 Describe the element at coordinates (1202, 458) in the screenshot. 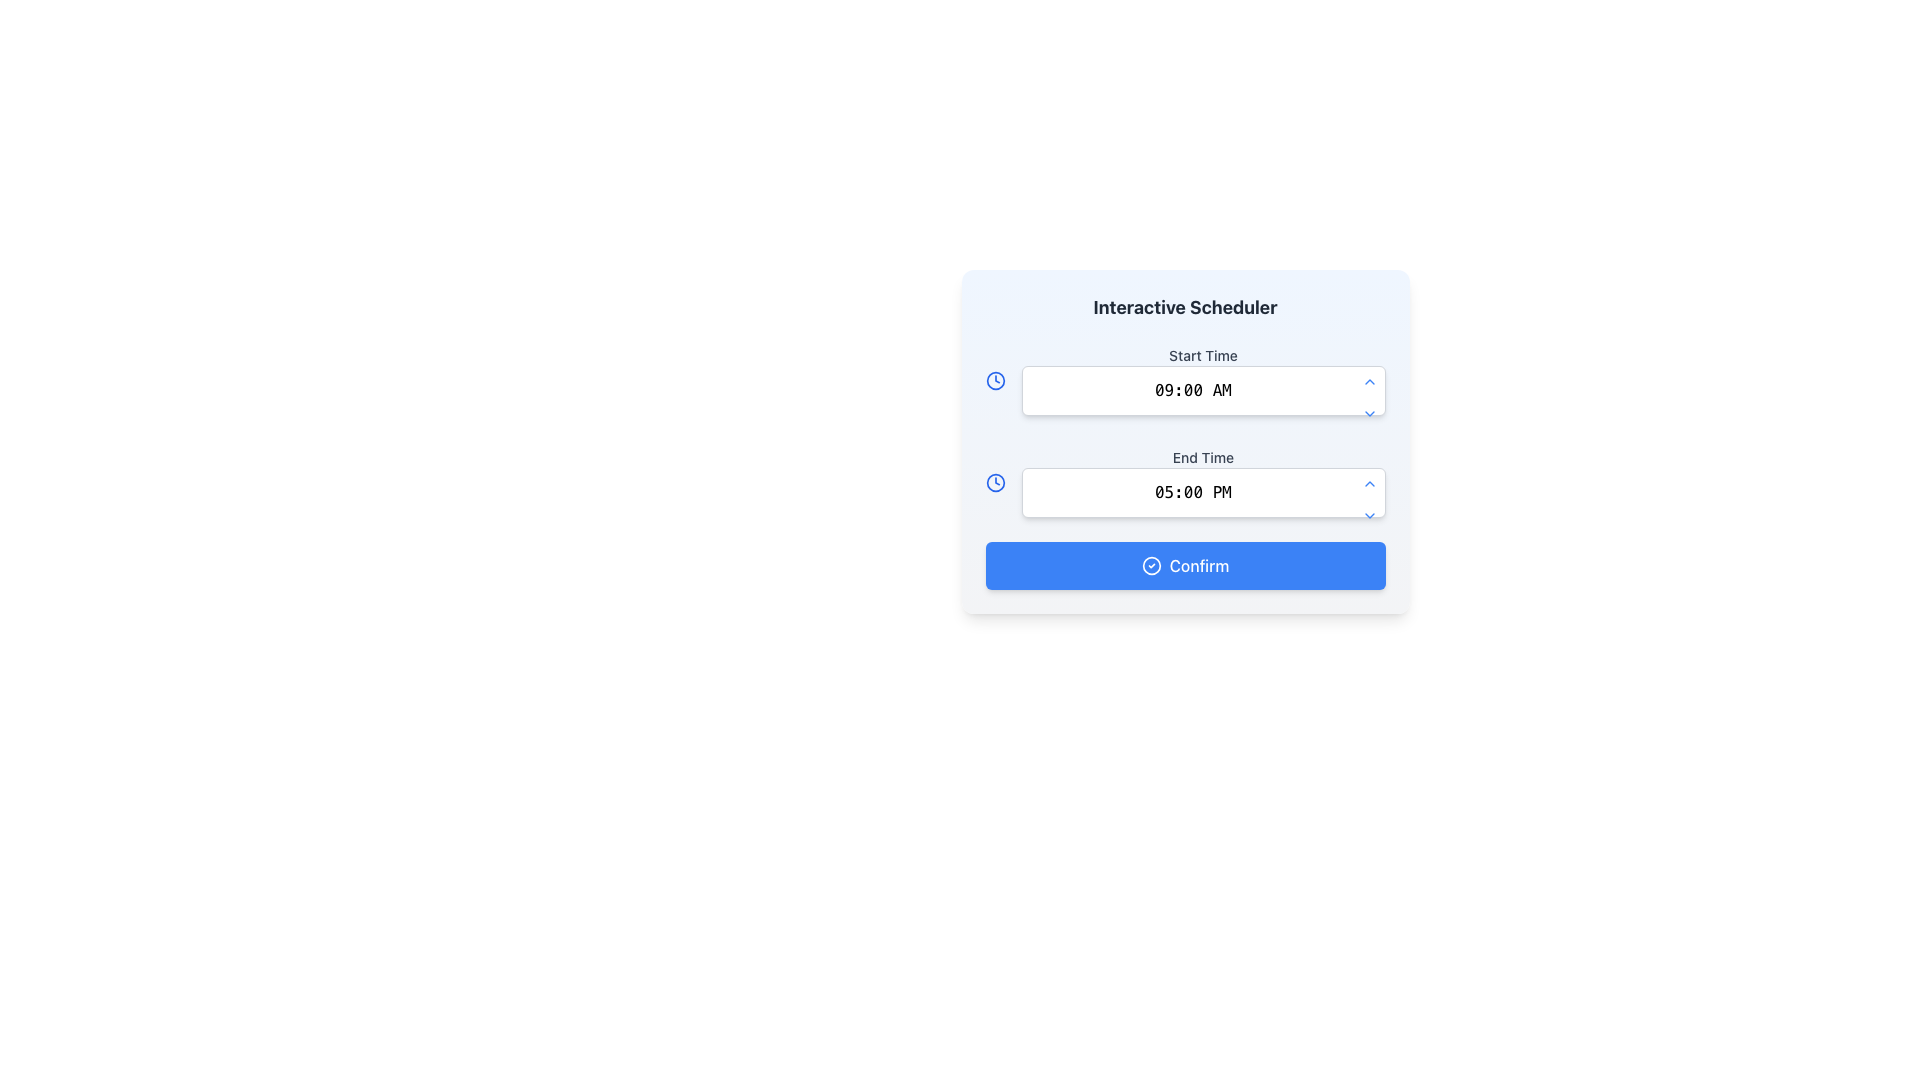

I see `the descriptive label indicating the end time for an event, positioned above the input field with the text '05:00 PM'` at that location.